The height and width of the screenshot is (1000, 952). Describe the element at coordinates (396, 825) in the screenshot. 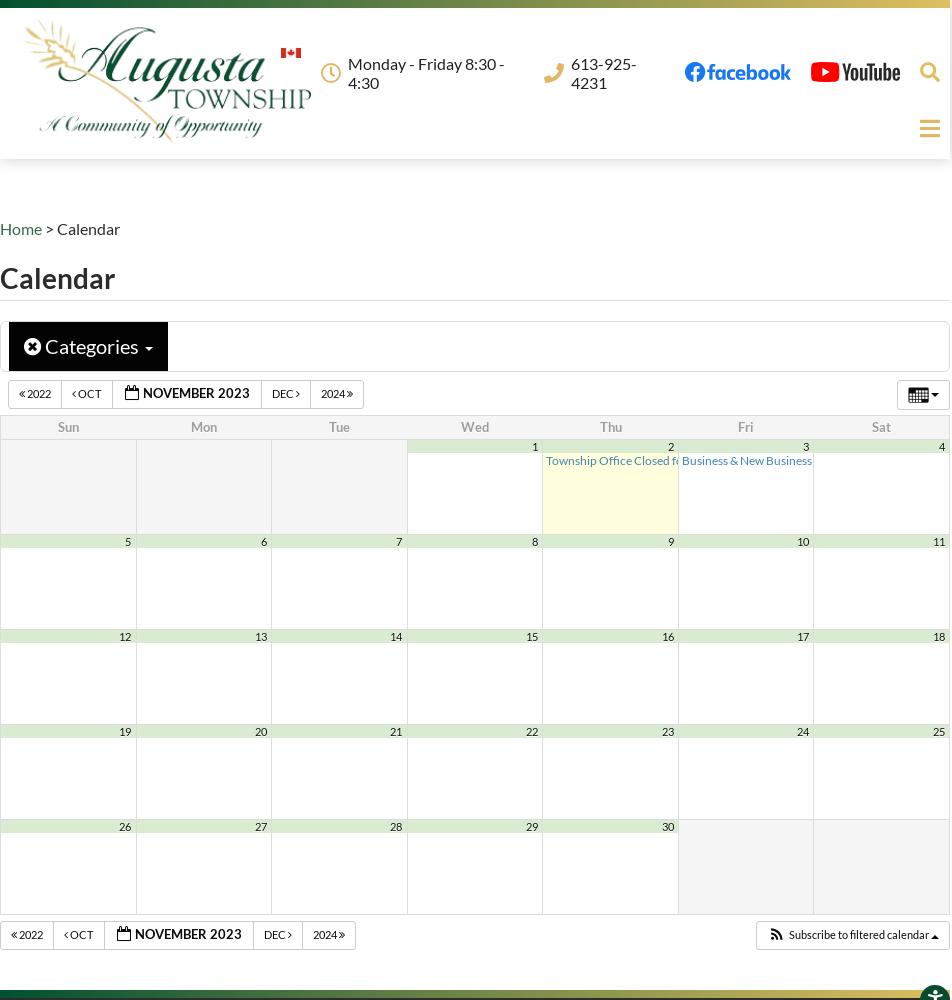

I see `'28'` at that location.